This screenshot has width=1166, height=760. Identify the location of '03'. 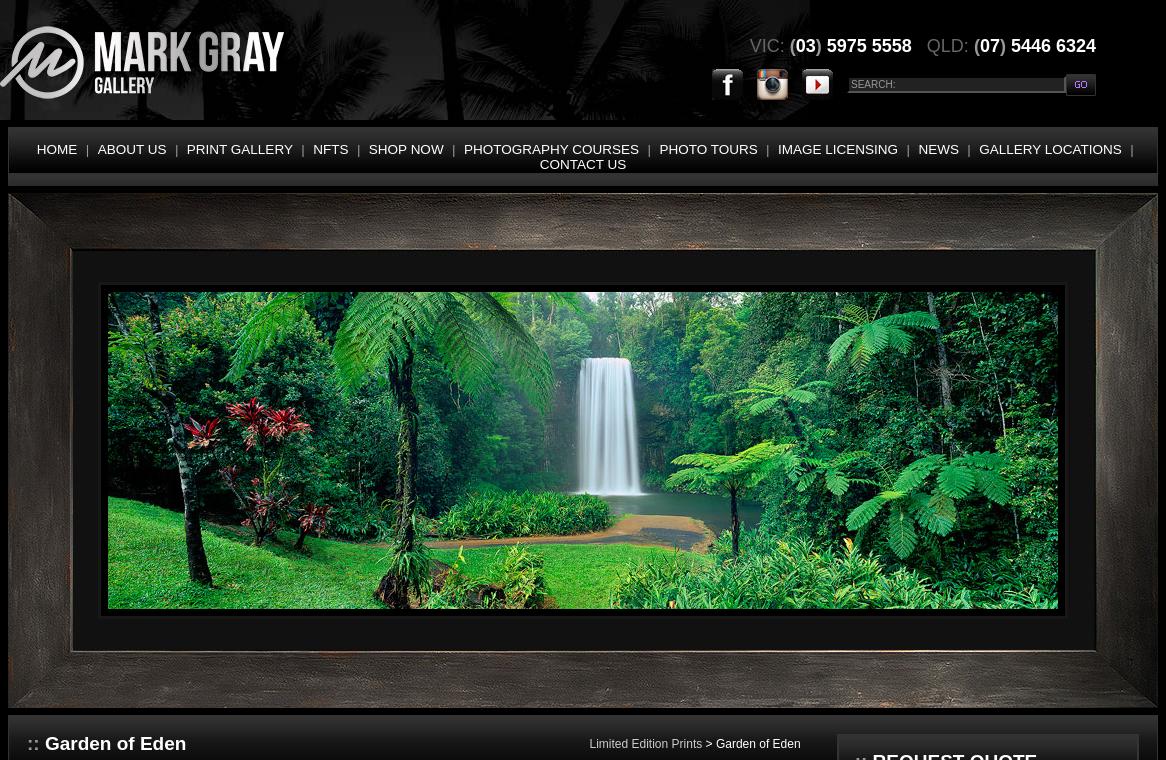
(804, 44).